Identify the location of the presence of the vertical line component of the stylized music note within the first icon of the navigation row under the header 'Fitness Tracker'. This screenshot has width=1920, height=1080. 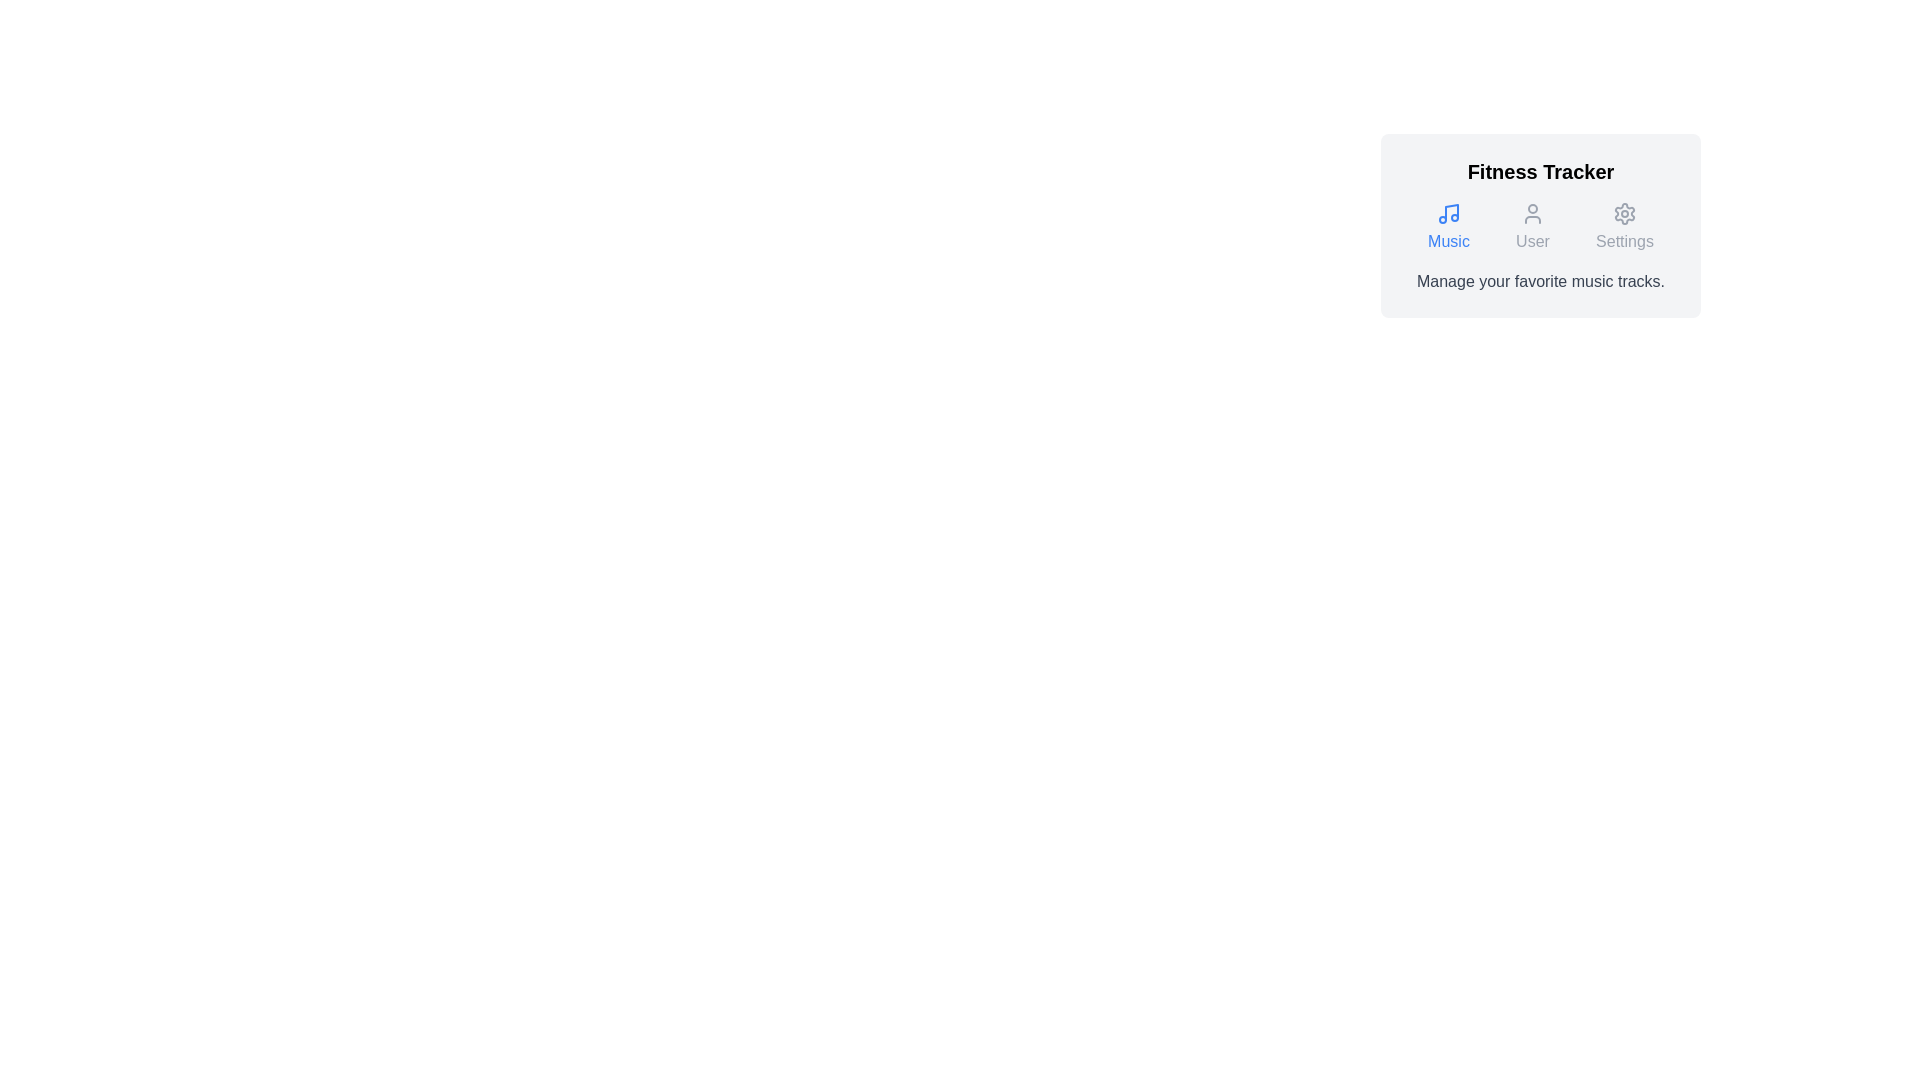
(1451, 212).